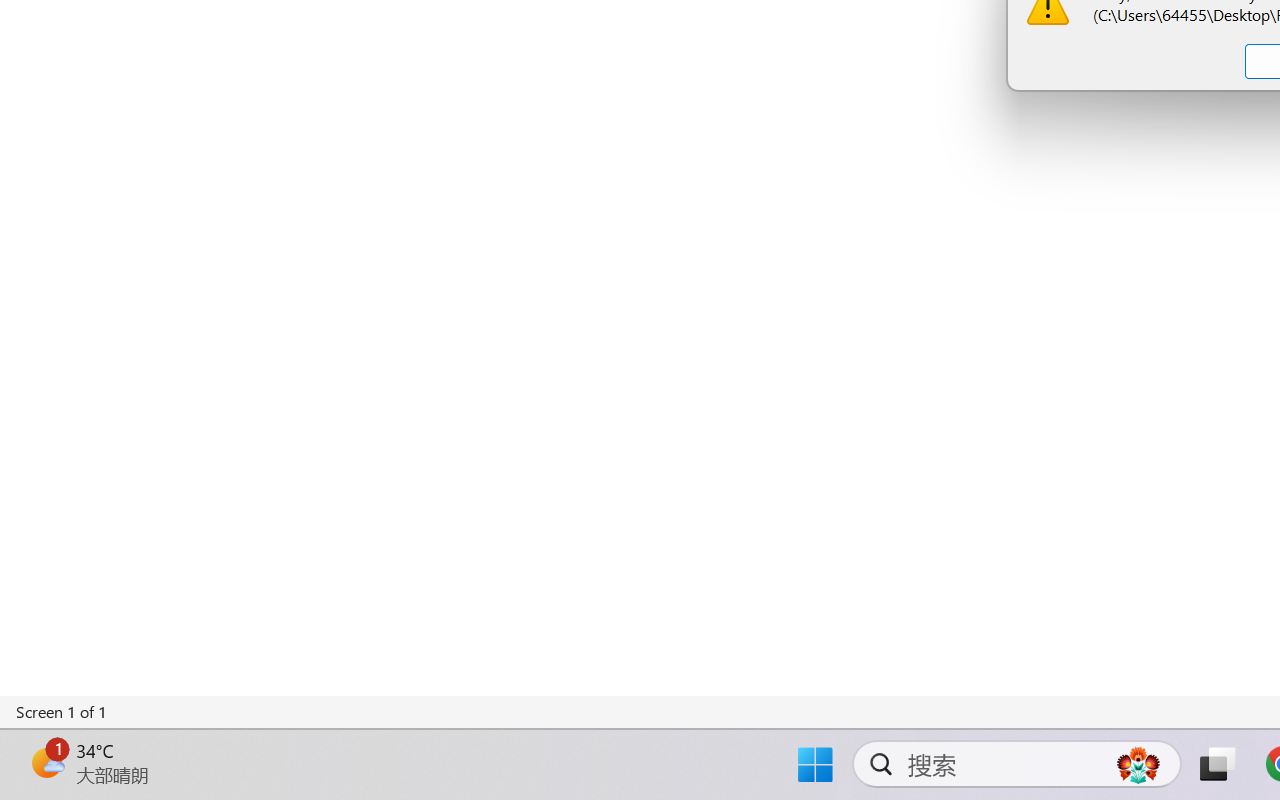 The height and width of the screenshot is (800, 1280). Describe the element at coordinates (62, 711) in the screenshot. I see `'Page Number Screen 1 of 1 '` at that location.